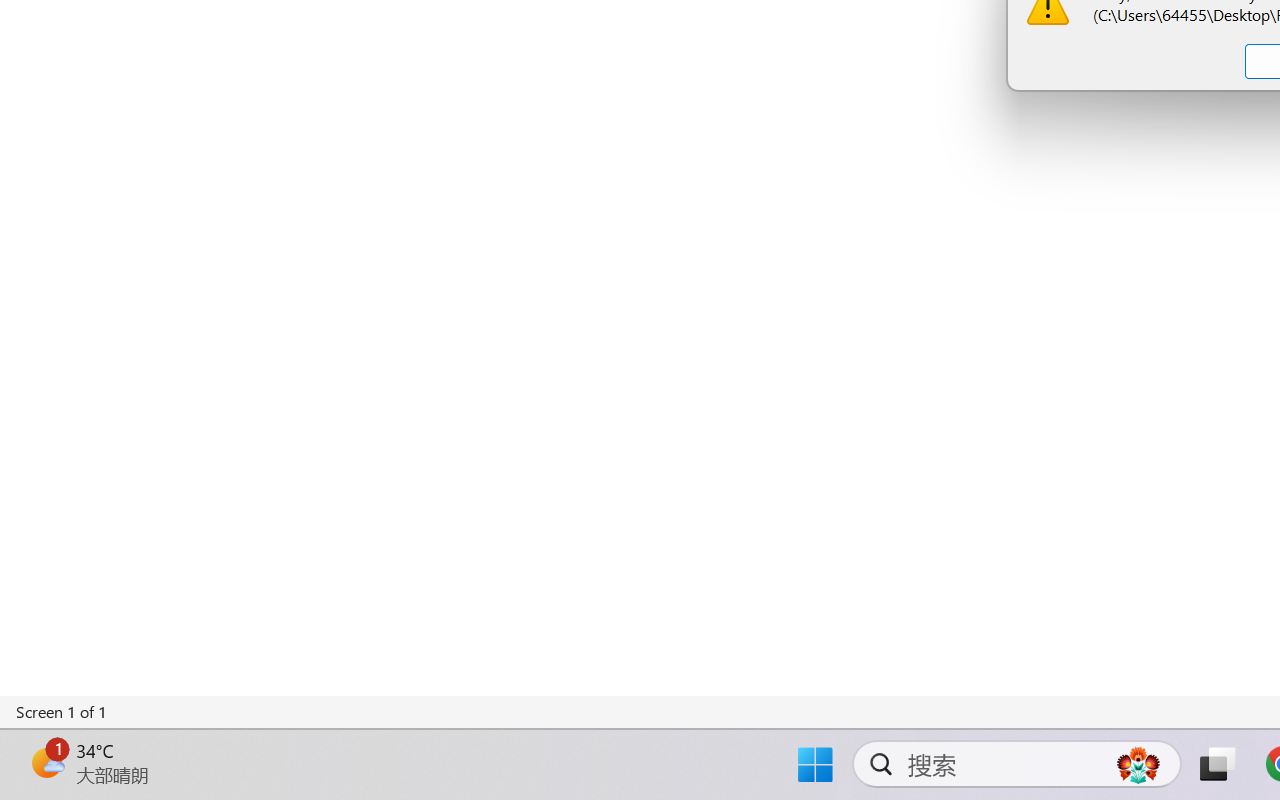 The height and width of the screenshot is (800, 1280). Describe the element at coordinates (62, 711) in the screenshot. I see `'Page Number Screen 1 of 1 '` at that location.